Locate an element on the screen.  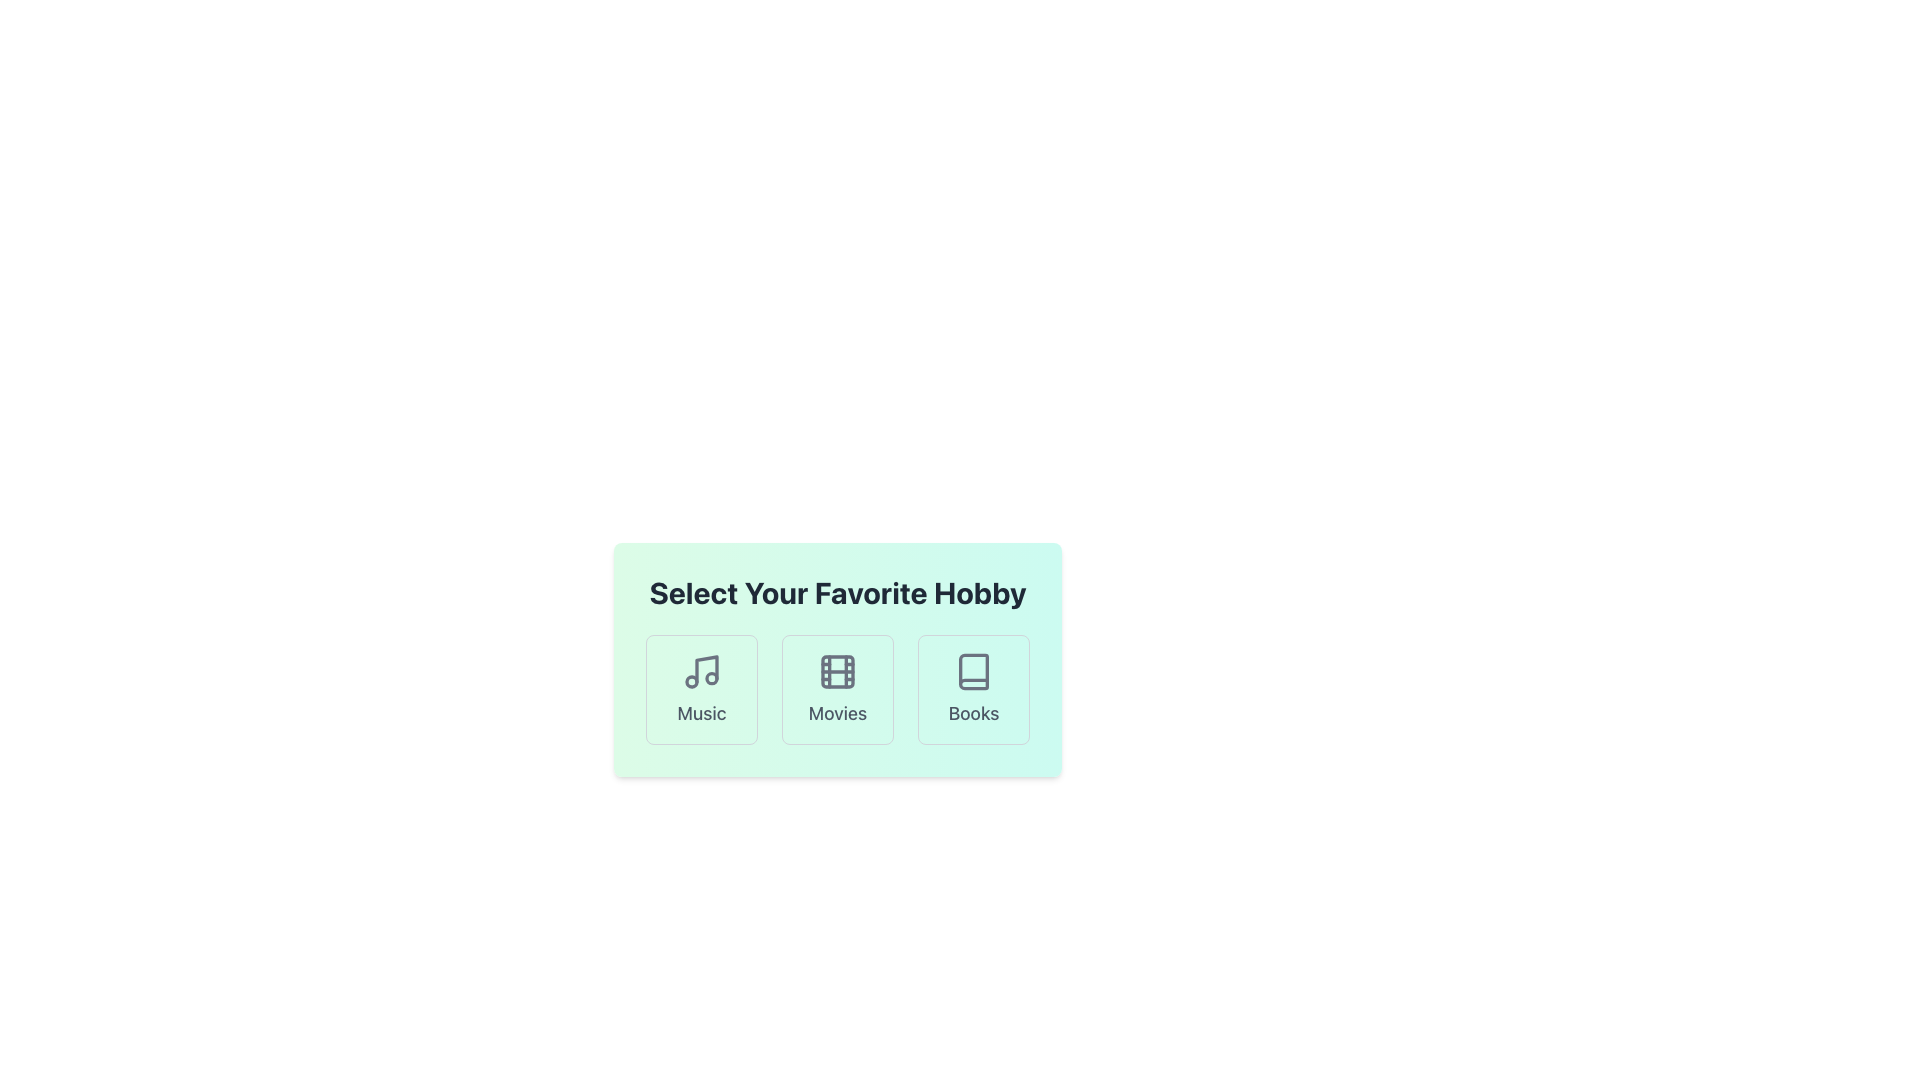
the 'Movies' icon, which is centrally located above the text 'Movies' in the selection interface for hobbies is located at coordinates (838, 671).